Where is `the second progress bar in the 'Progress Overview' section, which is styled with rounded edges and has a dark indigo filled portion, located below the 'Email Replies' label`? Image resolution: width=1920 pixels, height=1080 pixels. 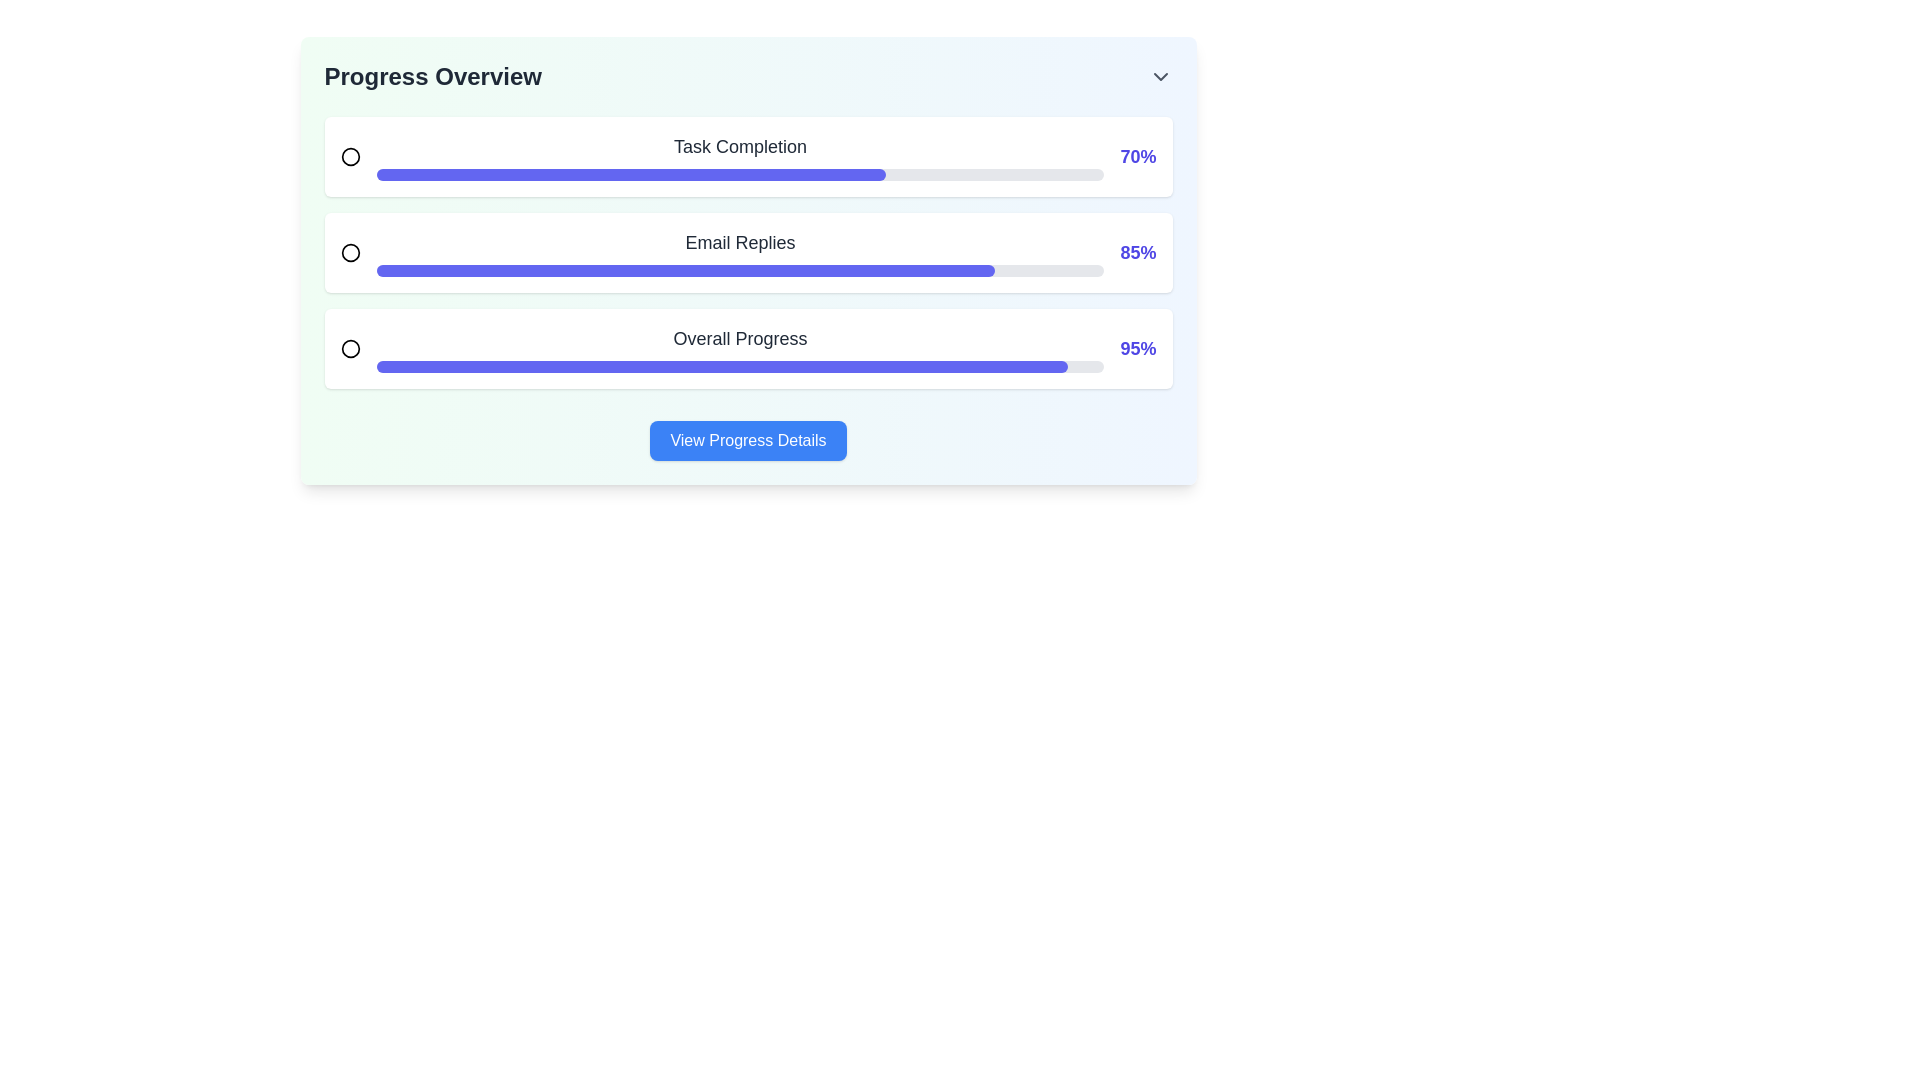 the second progress bar in the 'Progress Overview' section, which is styled with rounded edges and has a dark indigo filled portion, located below the 'Email Replies' label is located at coordinates (739, 270).